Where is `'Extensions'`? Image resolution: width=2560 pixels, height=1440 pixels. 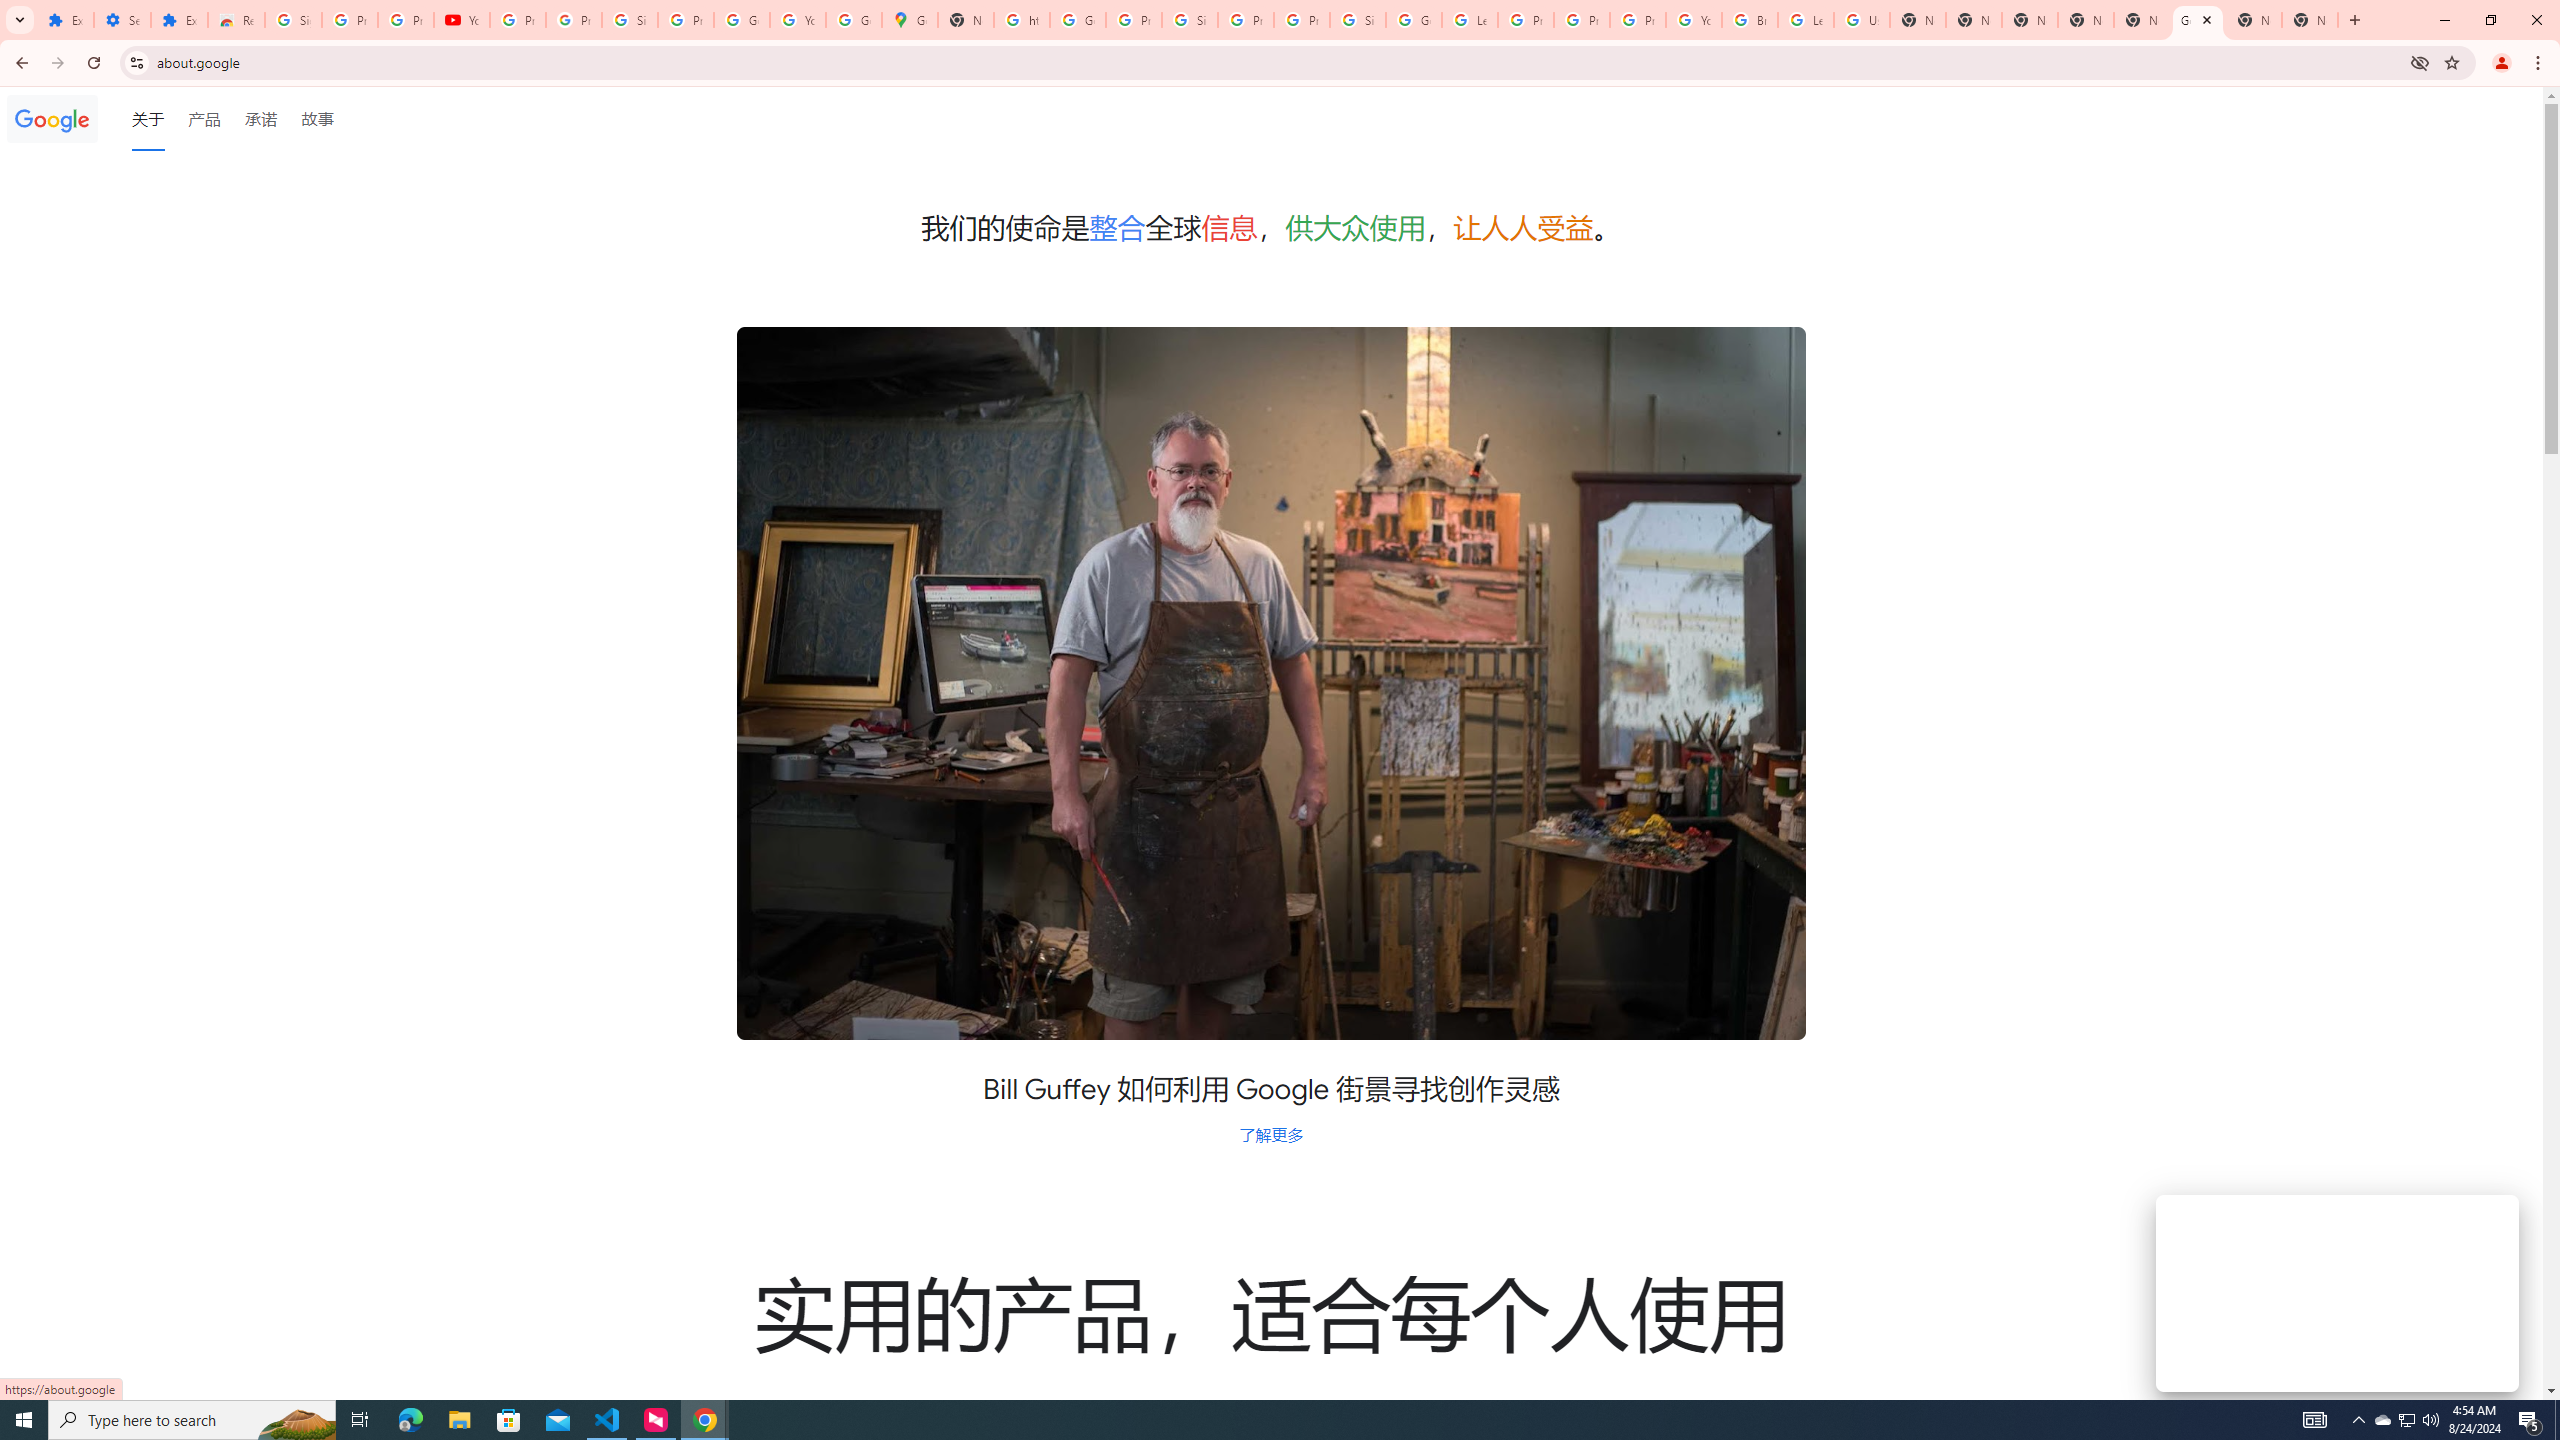 'Extensions' is located at coordinates (179, 19).